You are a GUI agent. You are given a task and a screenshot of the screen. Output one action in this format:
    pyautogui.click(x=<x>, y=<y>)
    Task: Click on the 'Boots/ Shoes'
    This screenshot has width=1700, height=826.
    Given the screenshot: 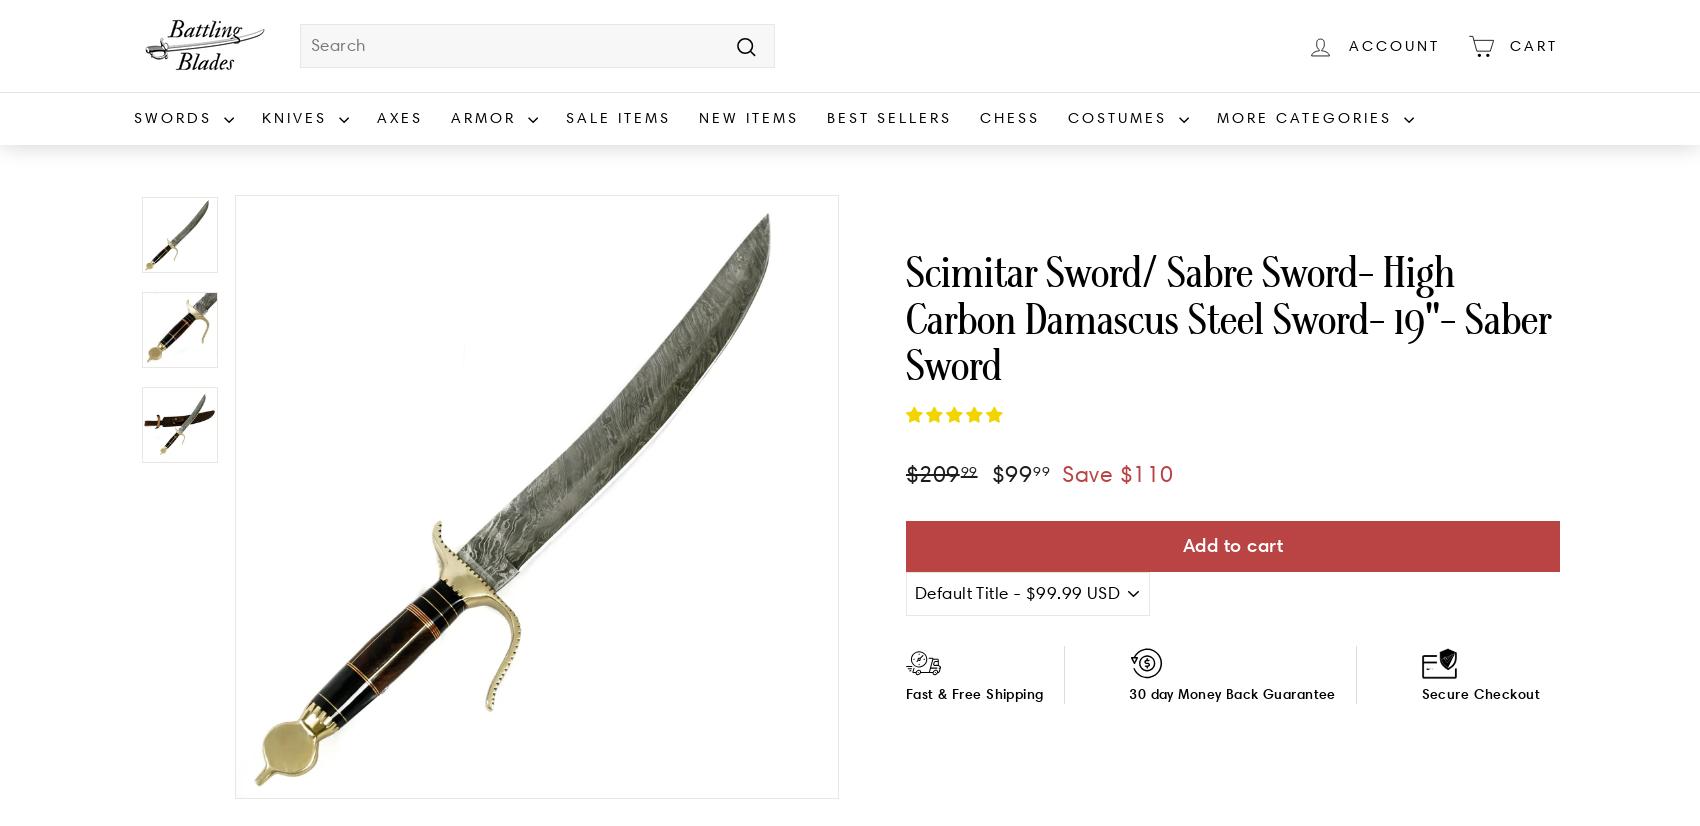 What is the action you would take?
    pyautogui.click(x=1117, y=243)
    